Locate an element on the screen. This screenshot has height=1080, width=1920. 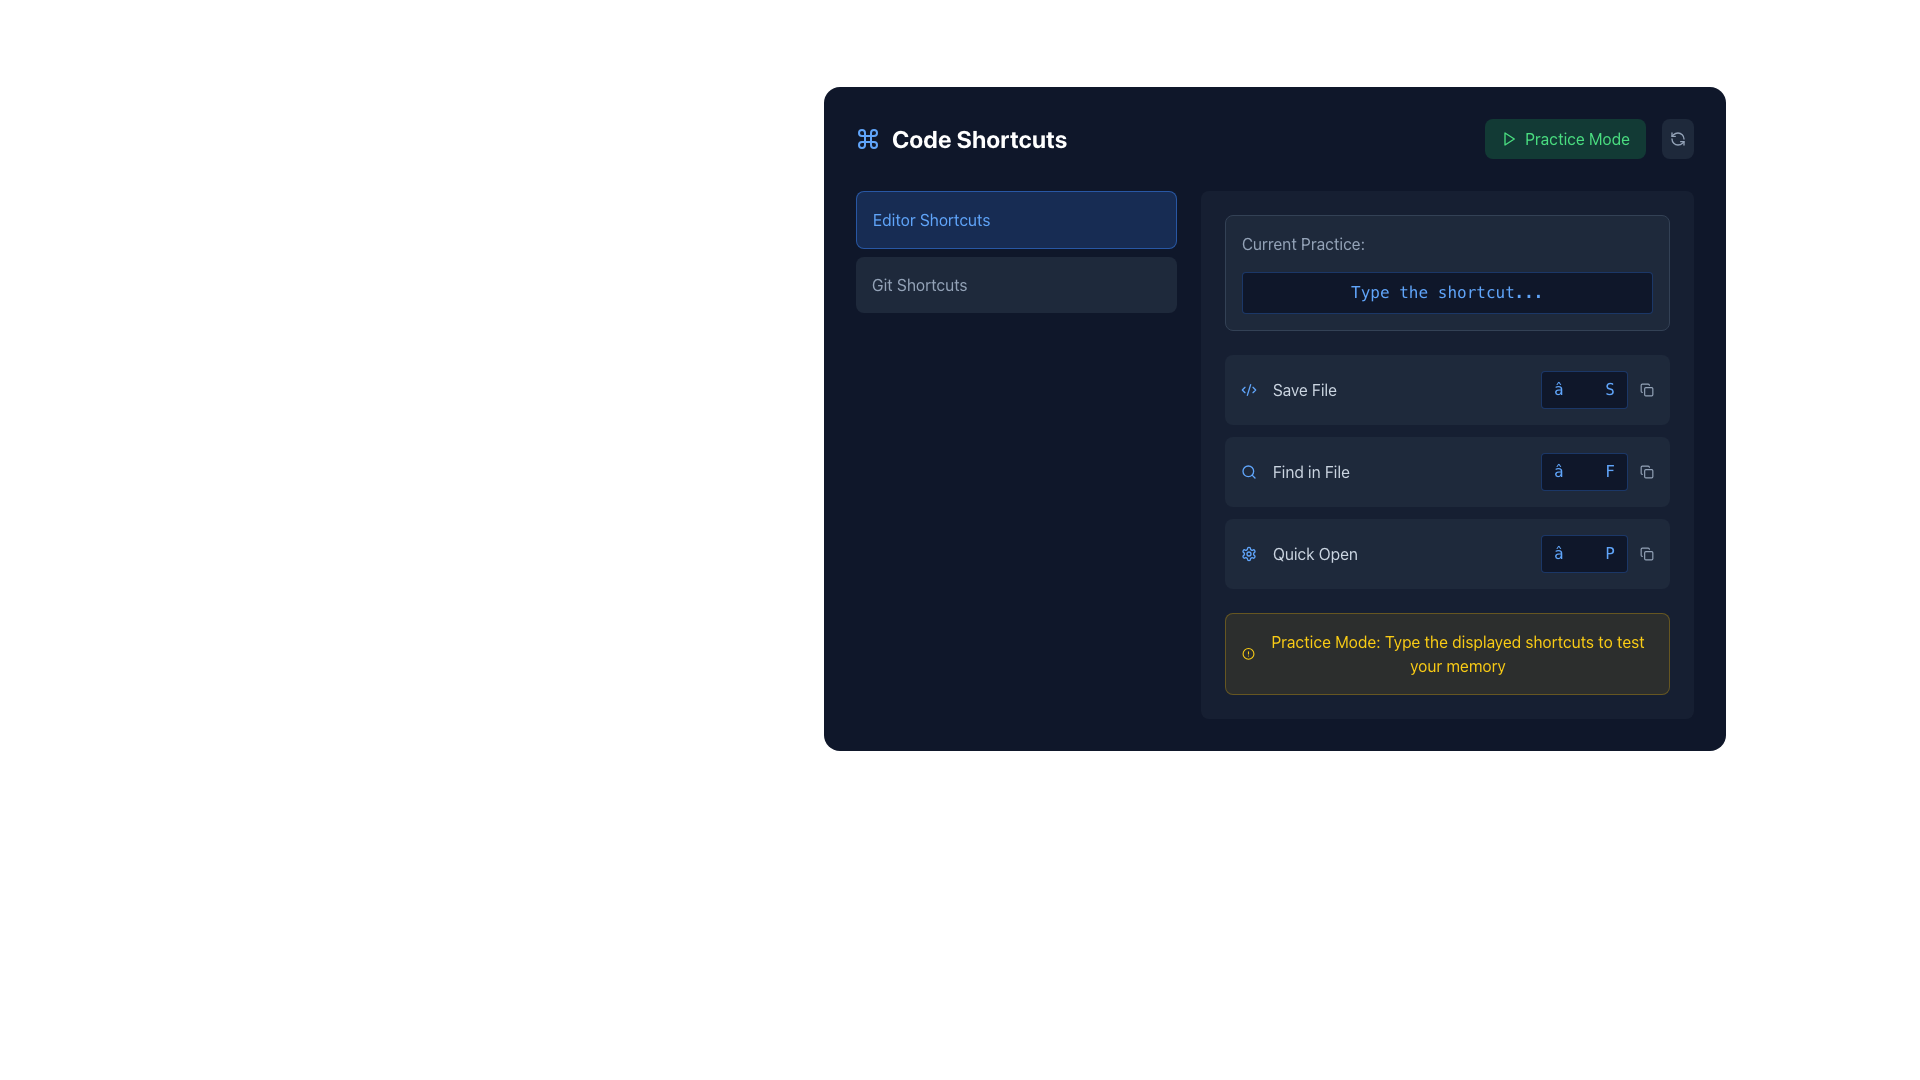
the informational banner or message box at the bottom of the interface that provides guidance on engaging with the practice mode functionality is located at coordinates (1447, 654).